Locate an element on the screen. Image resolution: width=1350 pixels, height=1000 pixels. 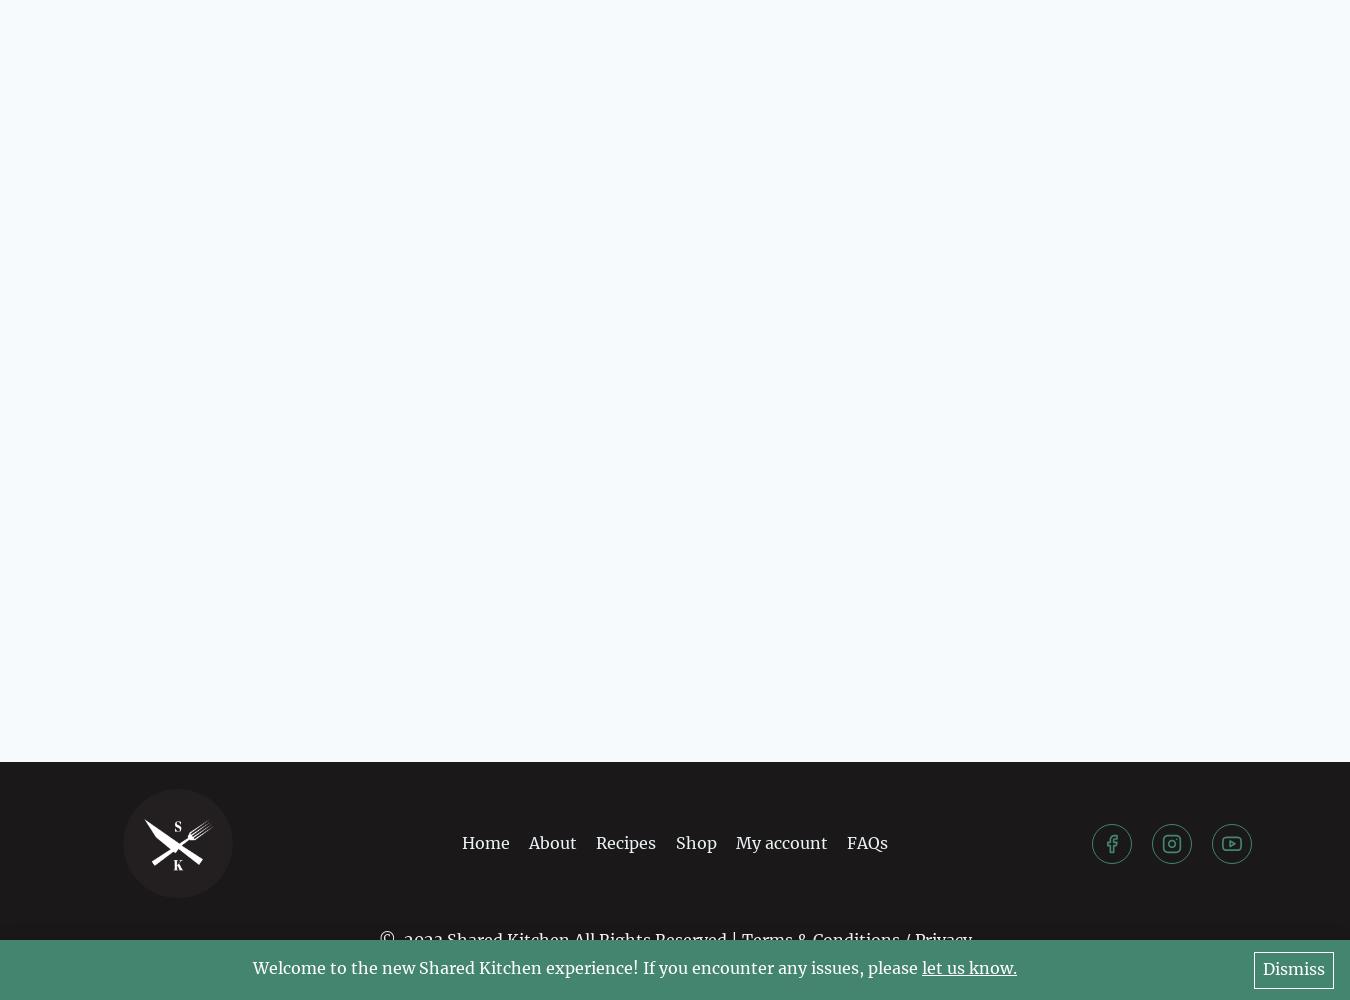
'let us know.' is located at coordinates (968, 967).